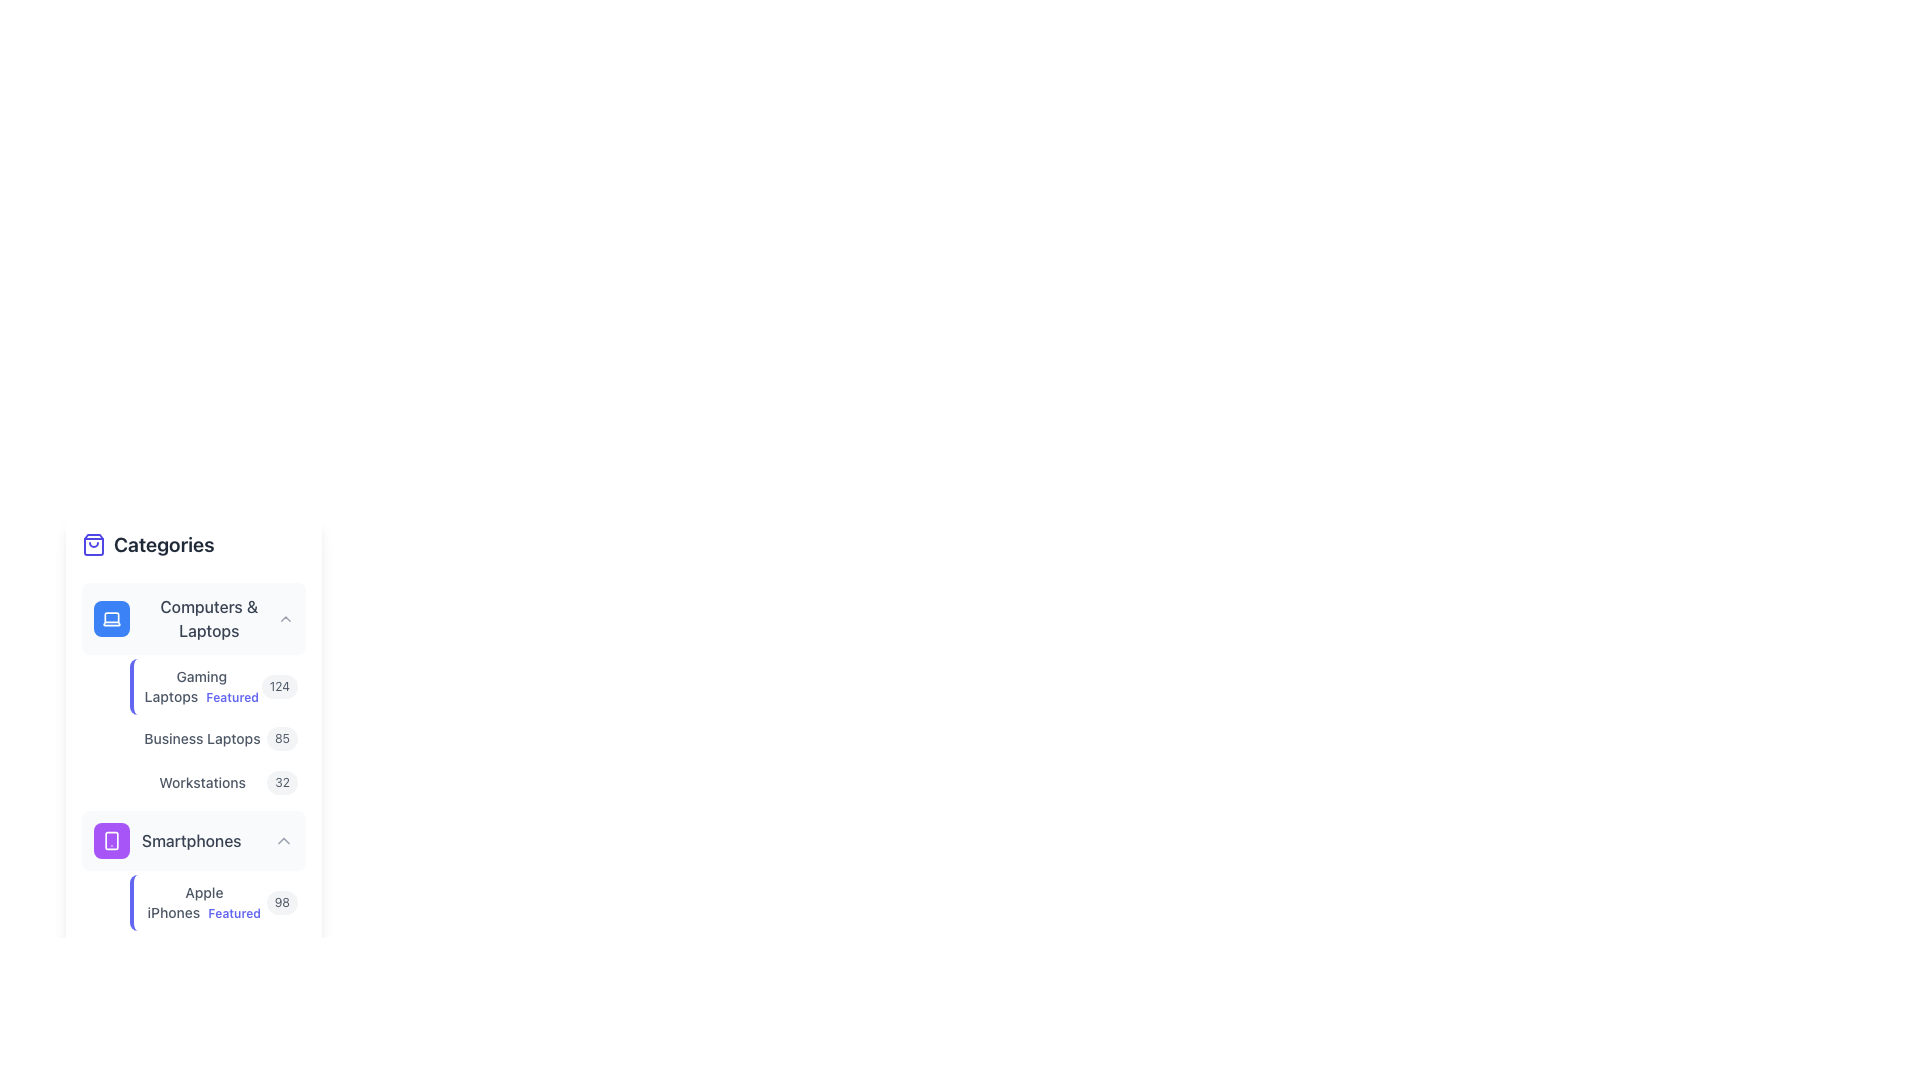 This screenshot has width=1920, height=1080. Describe the element at coordinates (281, 739) in the screenshot. I see `the numerical indicator badge next to 'Business Laptops' in the 'Computers & Laptops' category section` at that location.